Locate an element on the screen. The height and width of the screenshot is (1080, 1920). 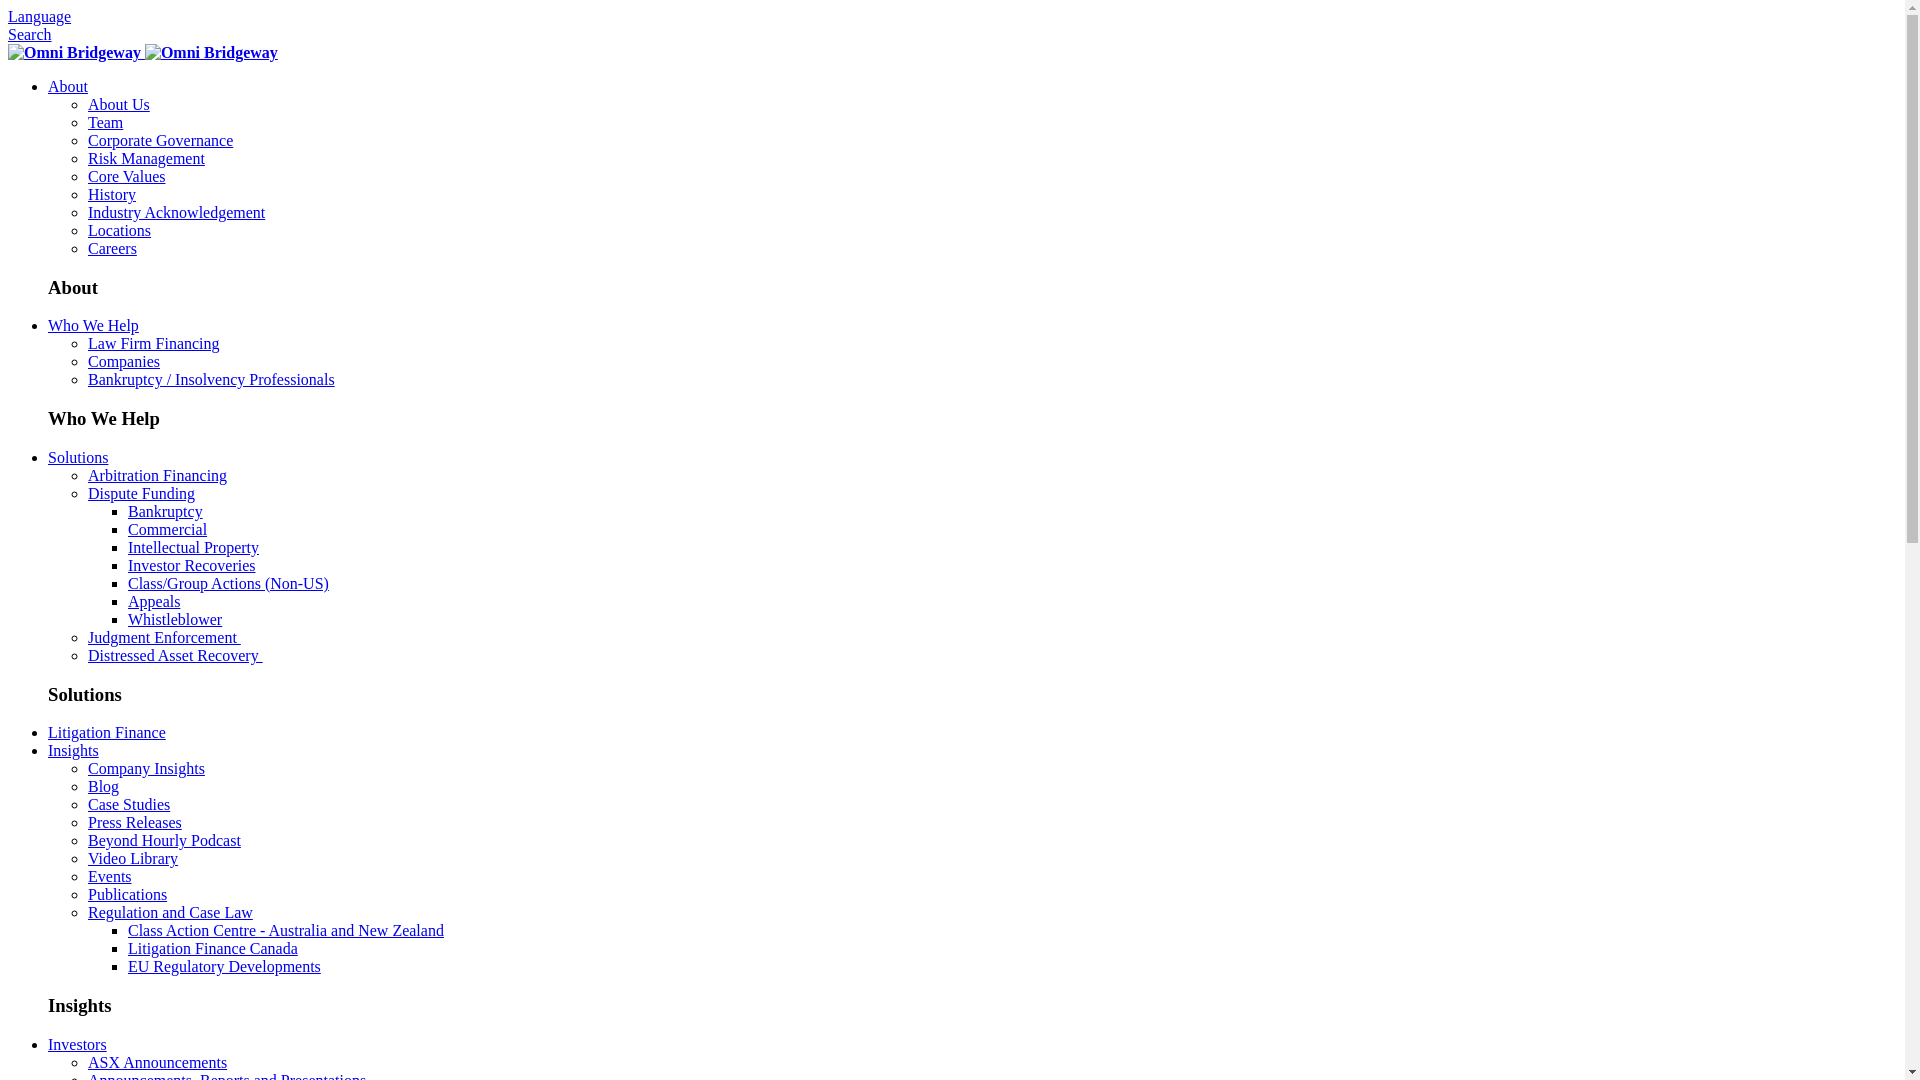
'Language' is located at coordinates (8, 16).